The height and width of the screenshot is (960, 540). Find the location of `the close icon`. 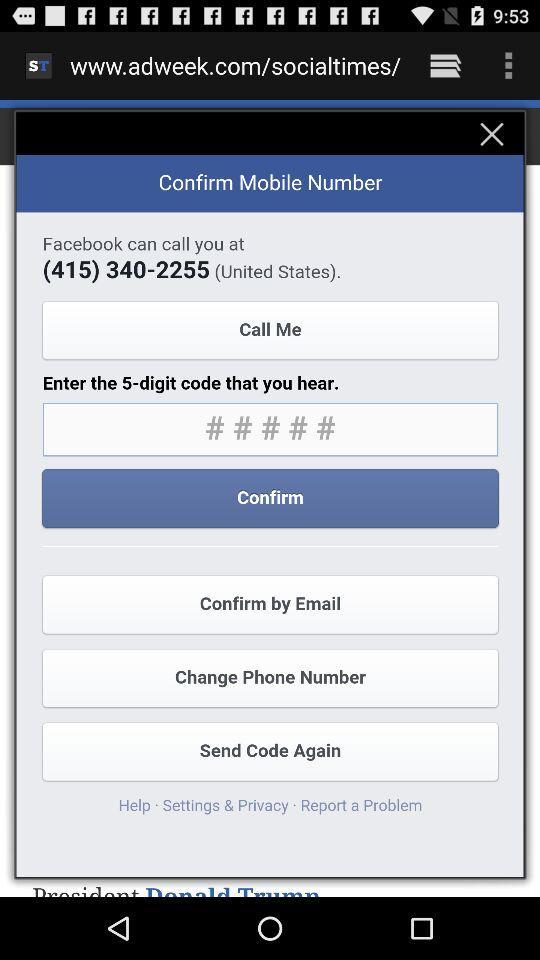

the close icon is located at coordinates (490, 142).